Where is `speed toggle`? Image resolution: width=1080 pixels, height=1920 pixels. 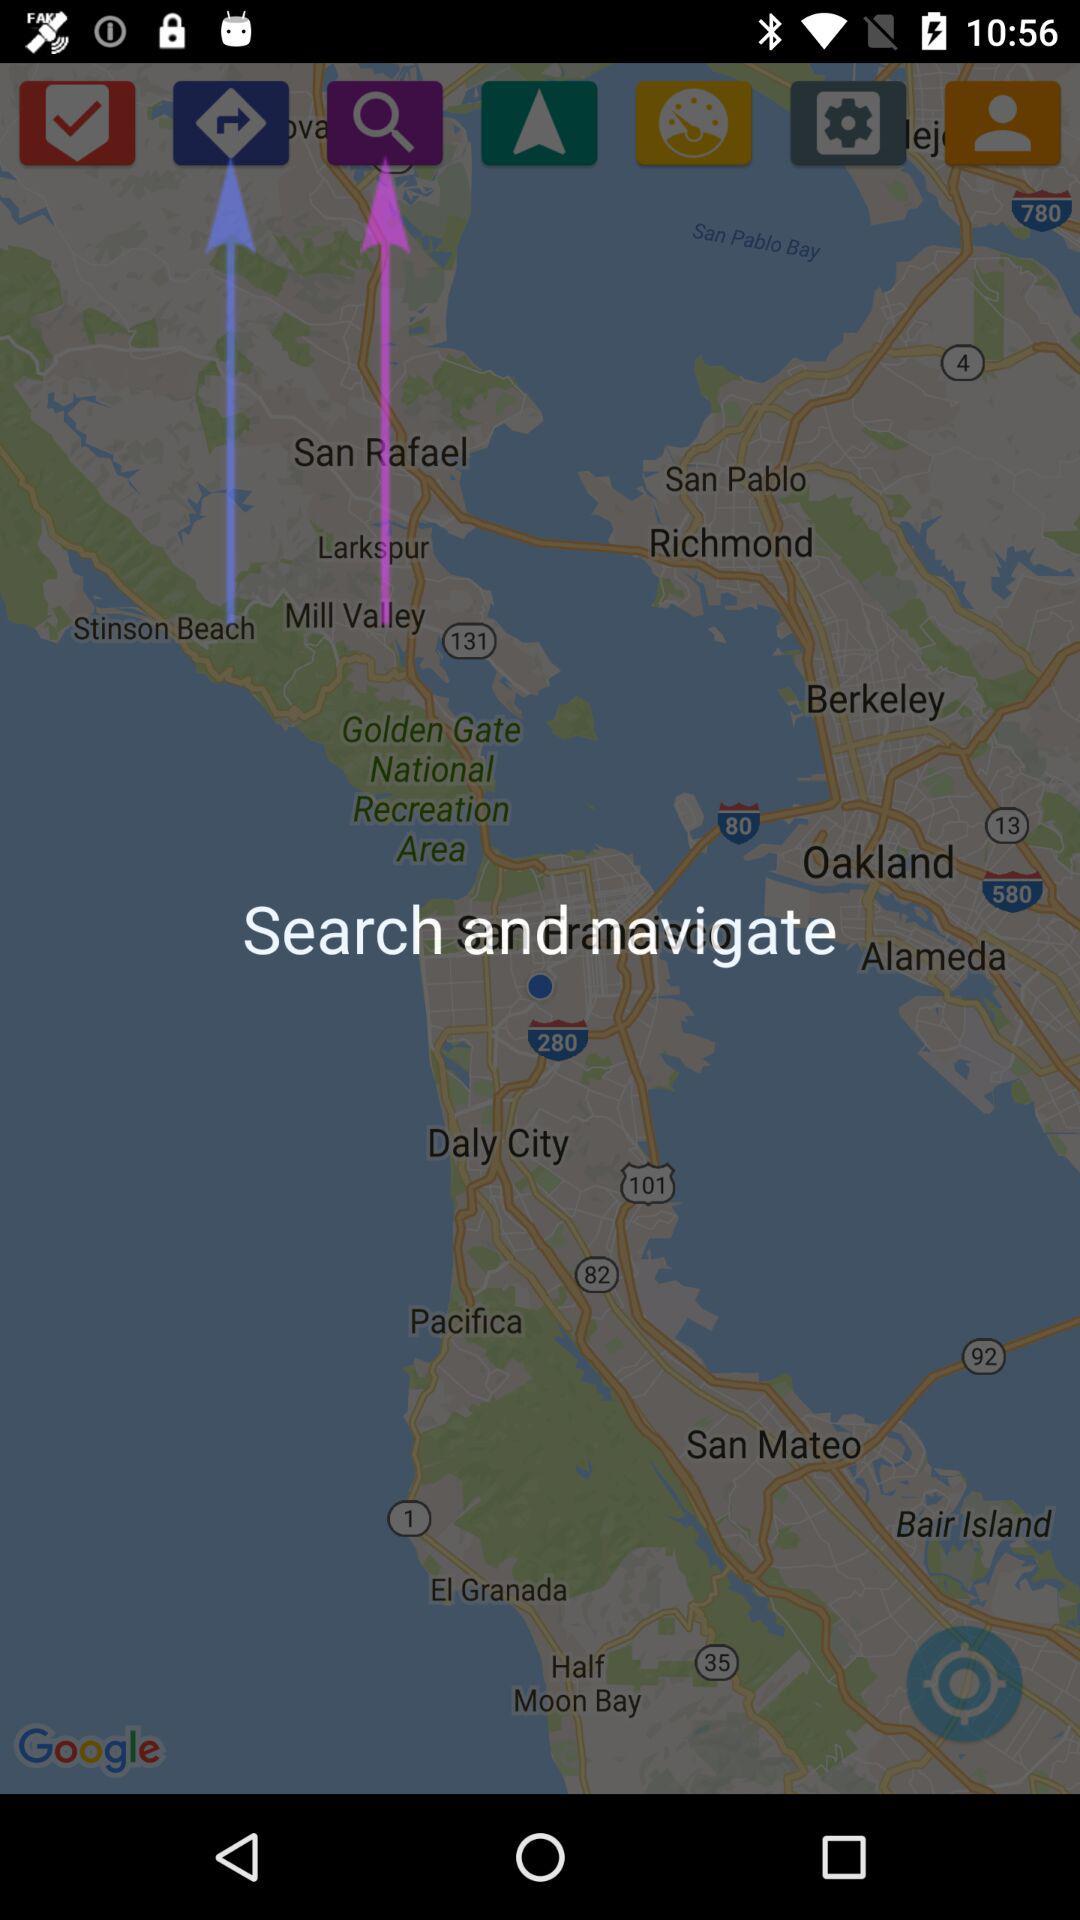
speed toggle is located at coordinates (692, 121).